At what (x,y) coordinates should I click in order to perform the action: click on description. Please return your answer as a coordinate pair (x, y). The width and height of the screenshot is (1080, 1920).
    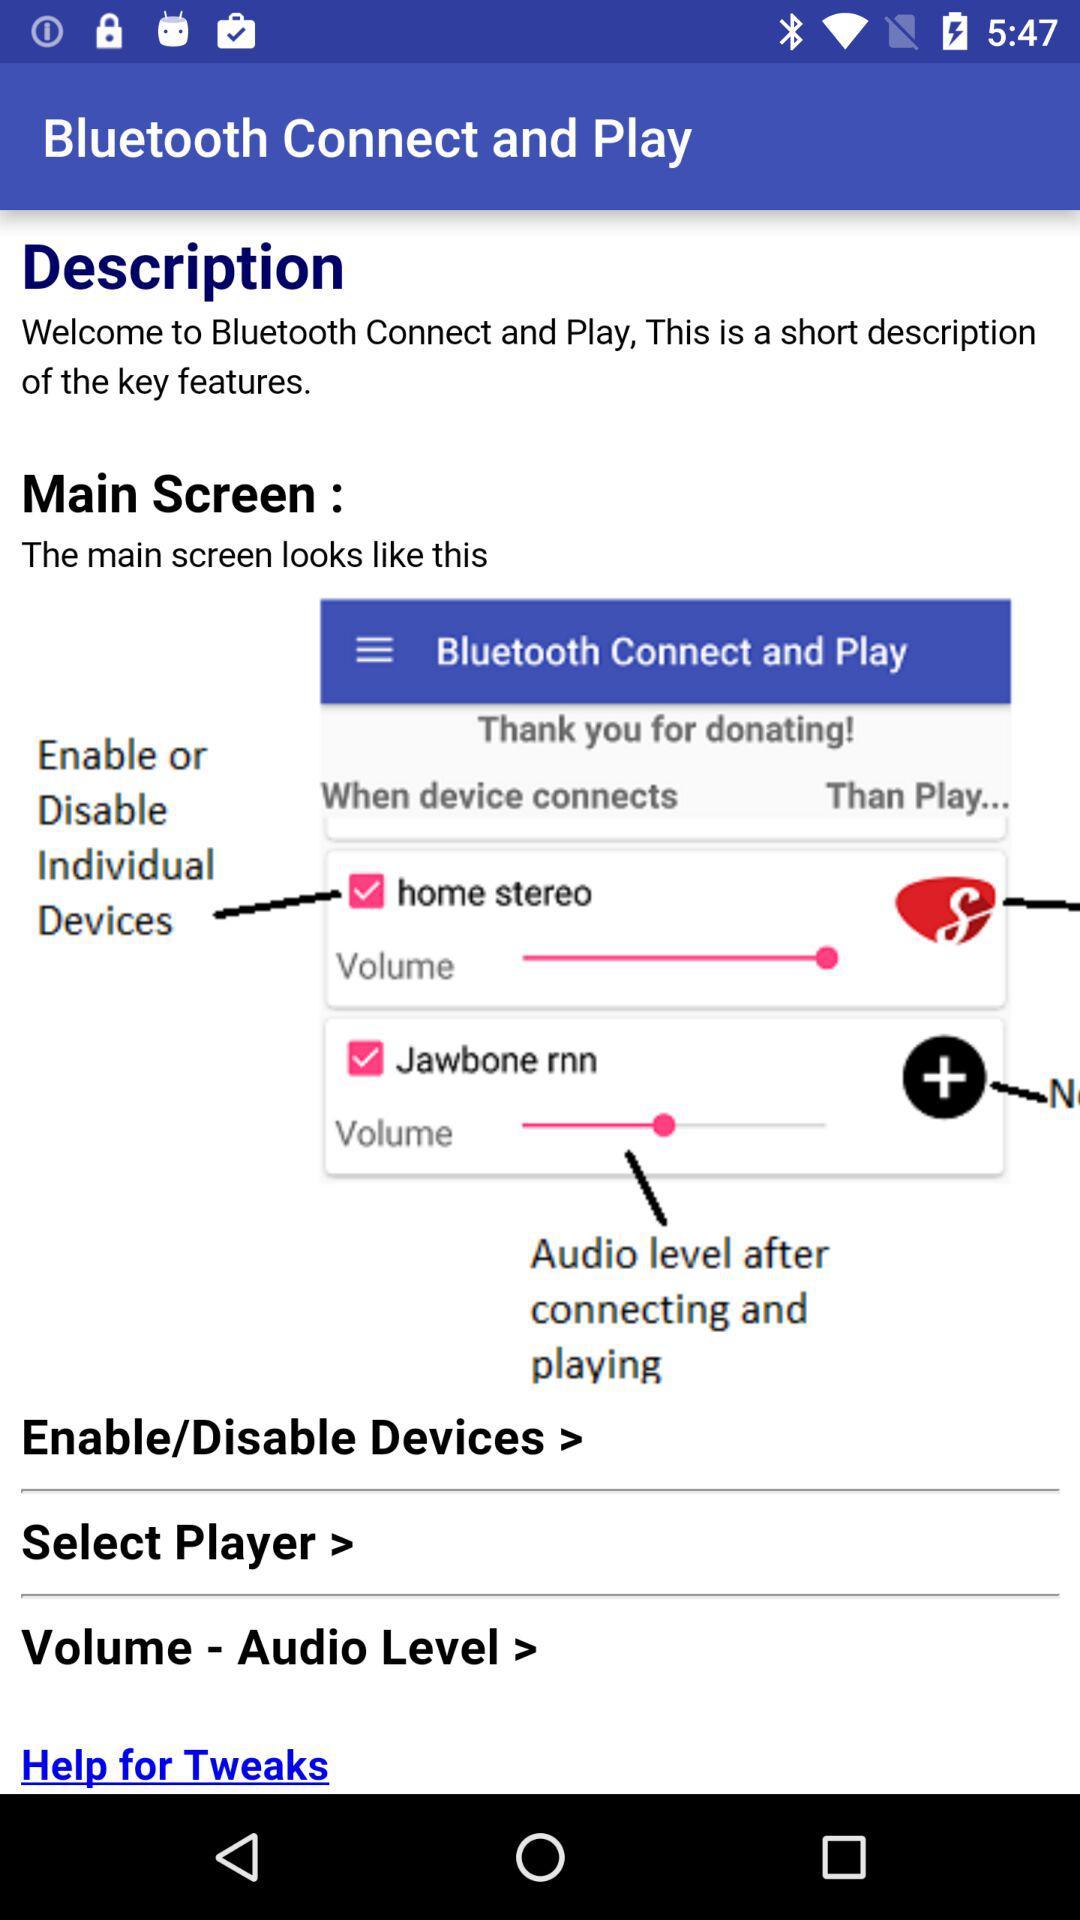
    Looking at the image, I should click on (540, 1002).